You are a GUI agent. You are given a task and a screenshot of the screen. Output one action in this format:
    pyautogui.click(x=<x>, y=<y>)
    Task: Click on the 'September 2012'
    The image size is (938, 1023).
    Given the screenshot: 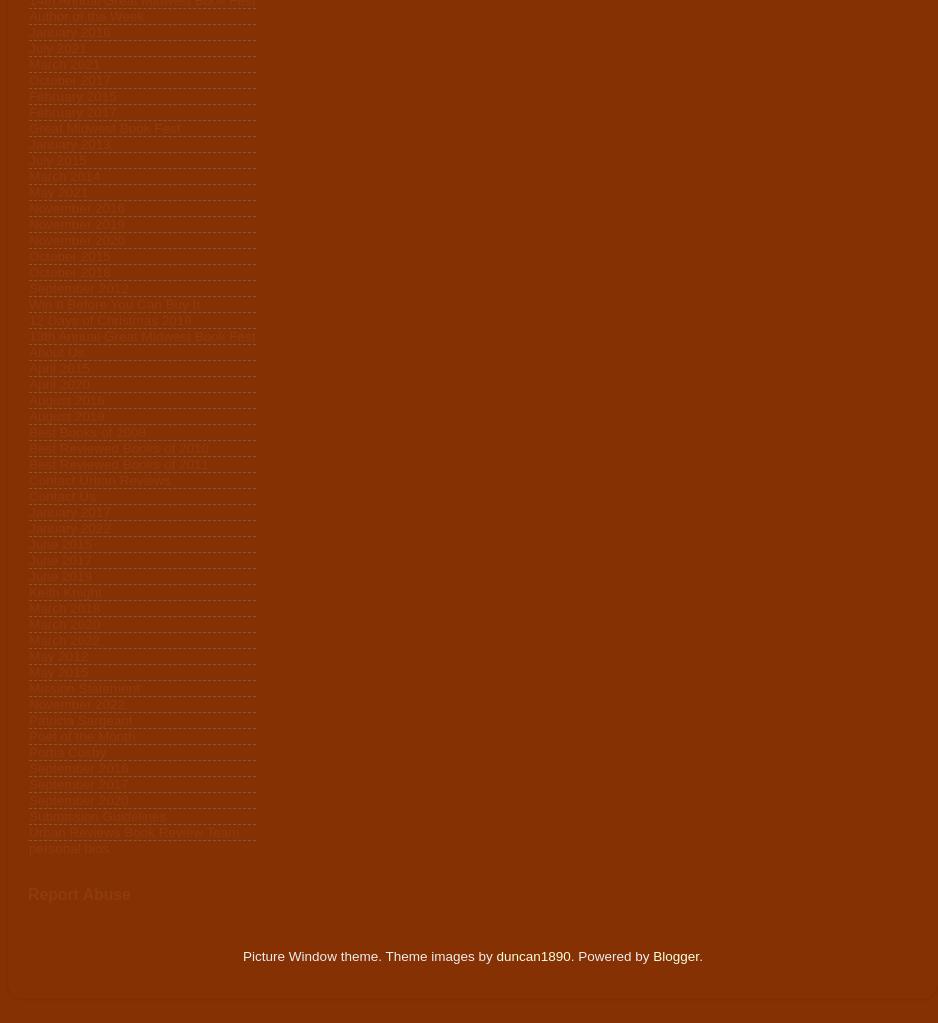 What is the action you would take?
    pyautogui.click(x=78, y=287)
    